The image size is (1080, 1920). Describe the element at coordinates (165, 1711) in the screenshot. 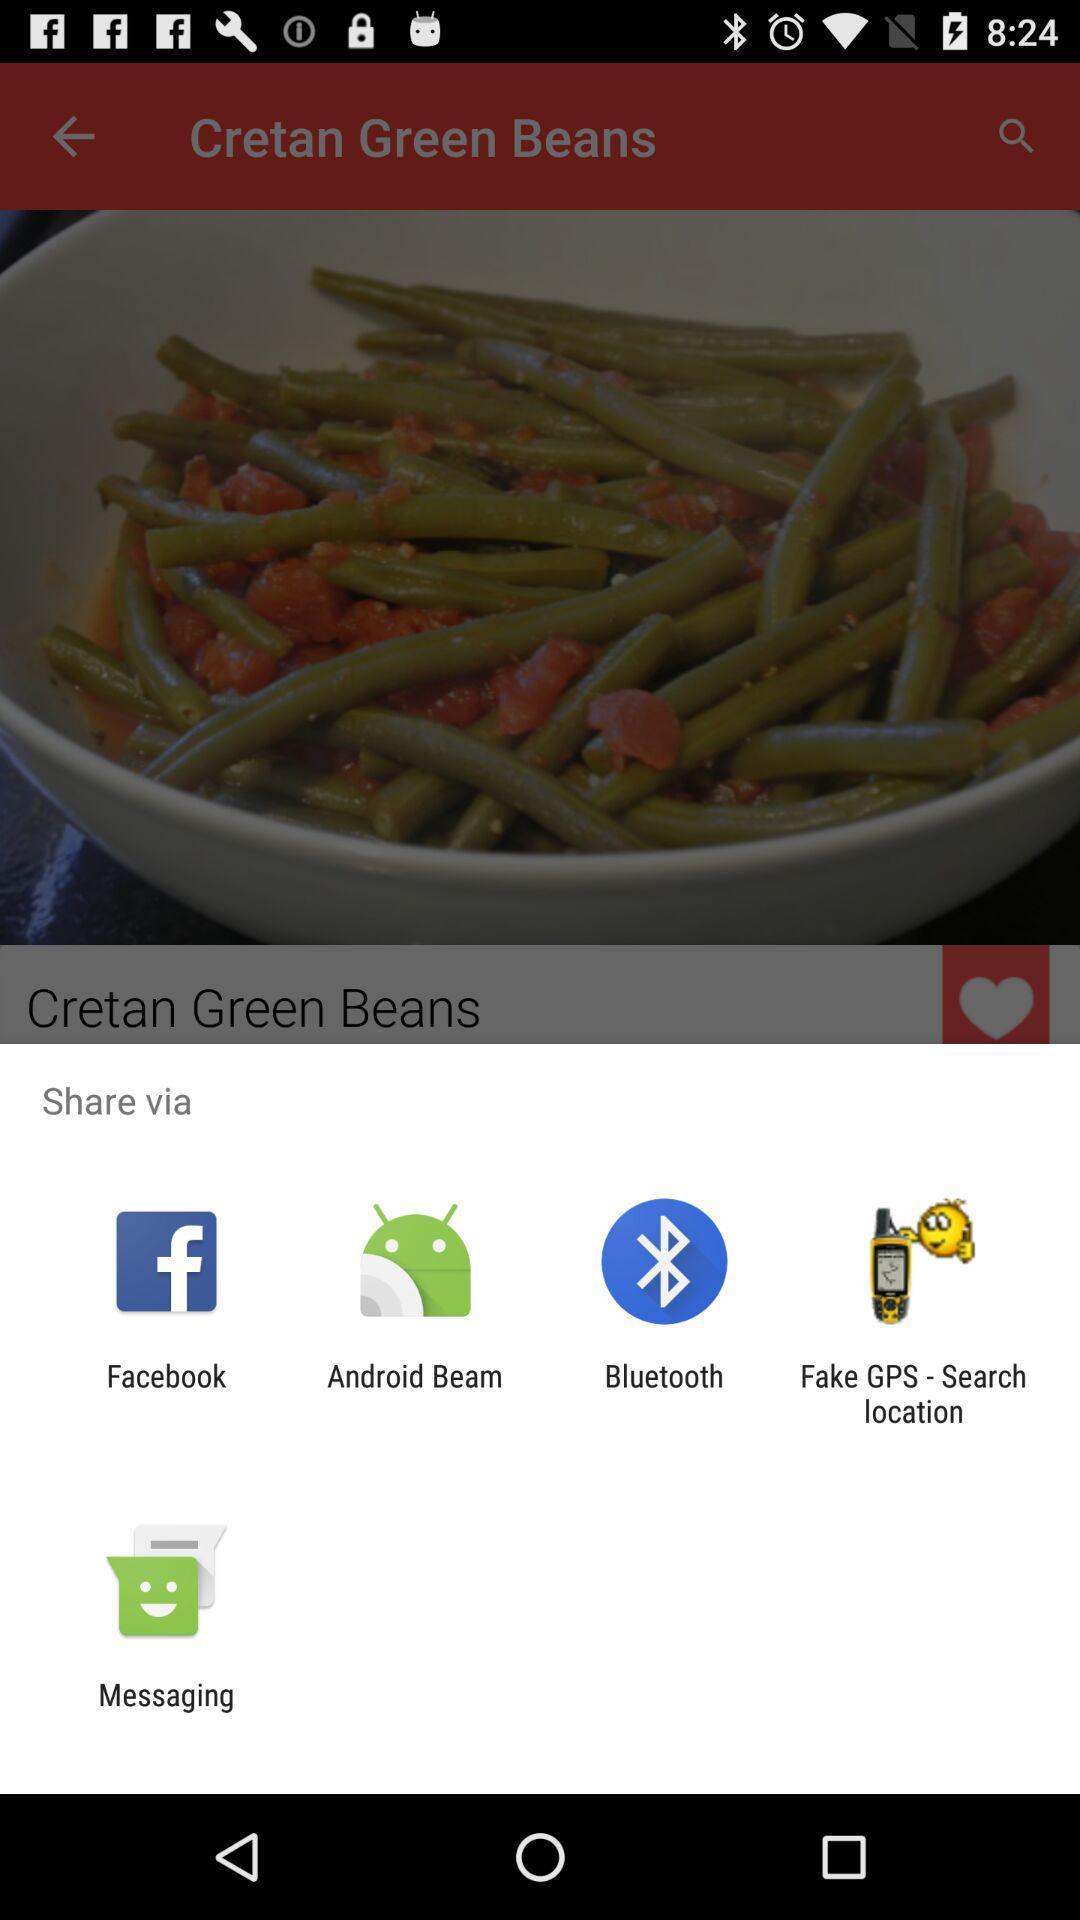

I see `the messaging` at that location.